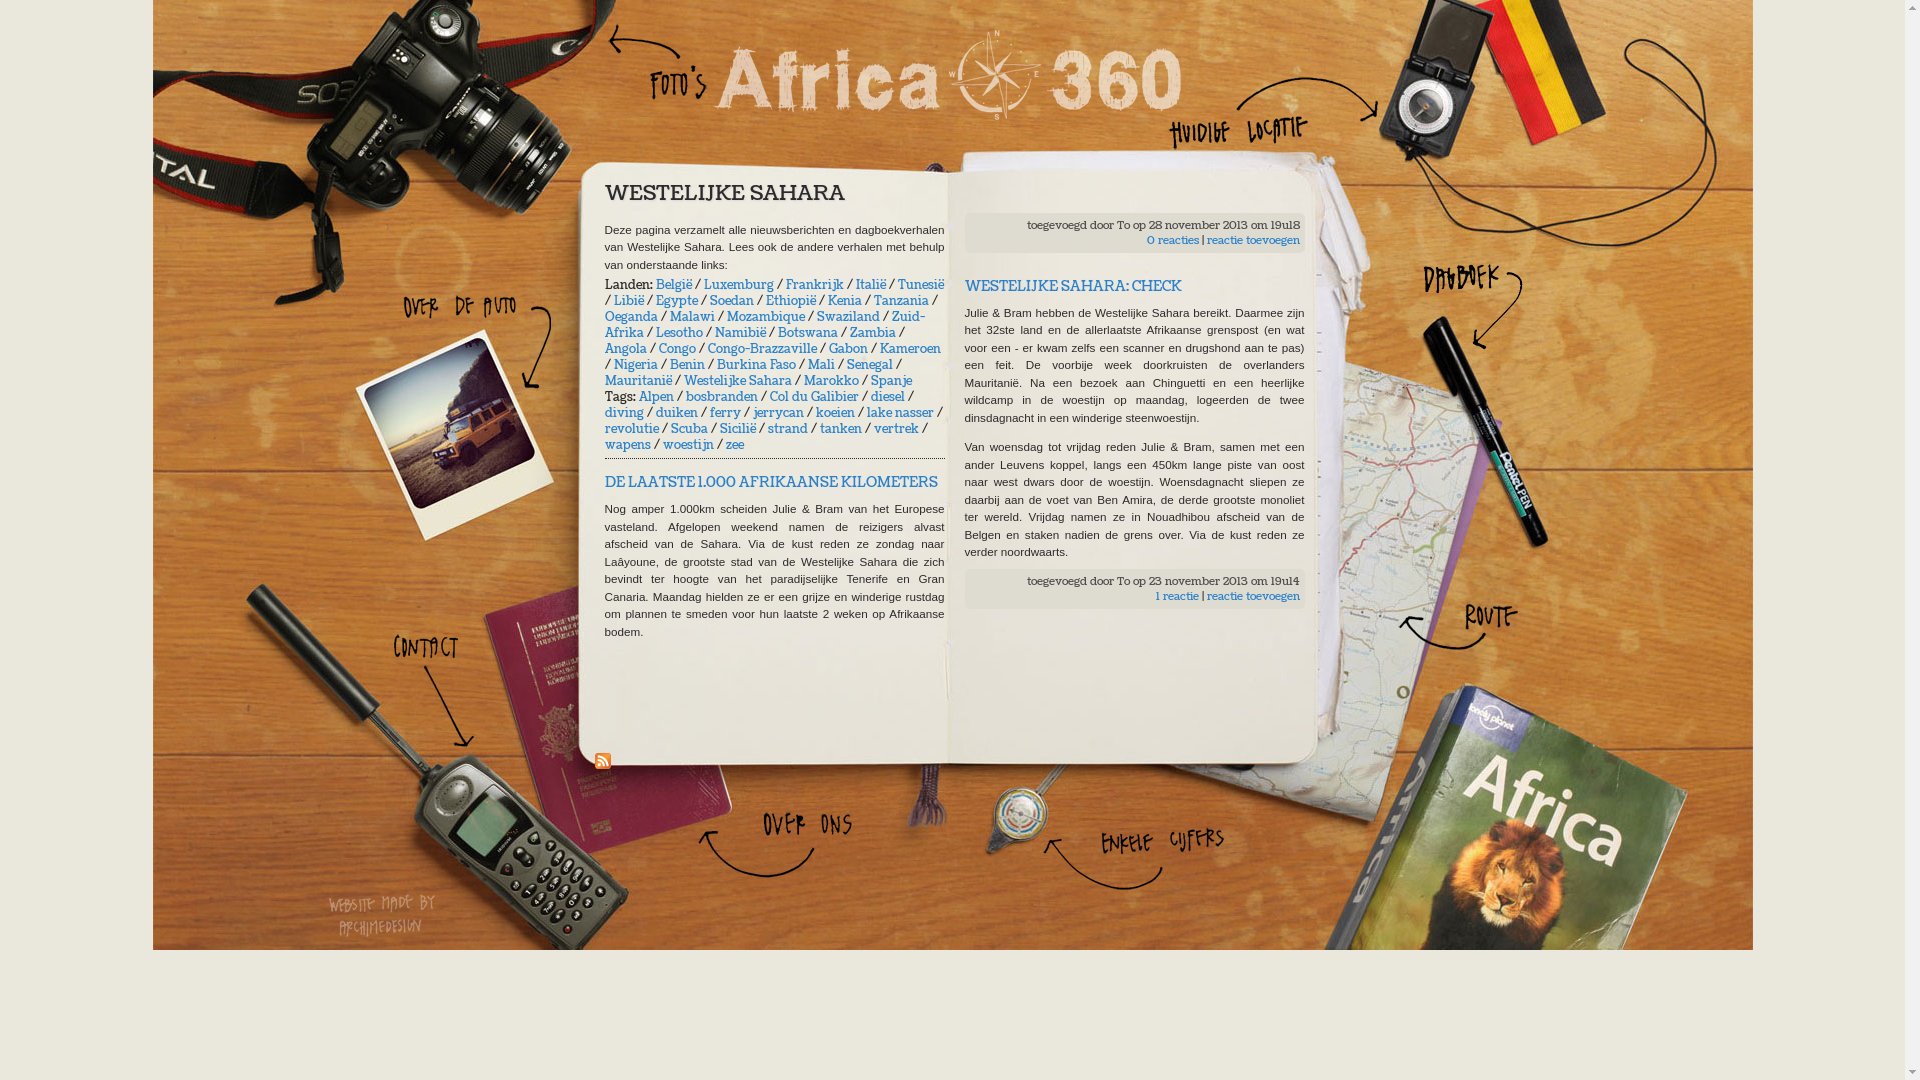  What do you see at coordinates (600, 764) in the screenshot?
I see `'Abonneren op RSS - Westelijke Sahara'` at bounding box center [600, 764].